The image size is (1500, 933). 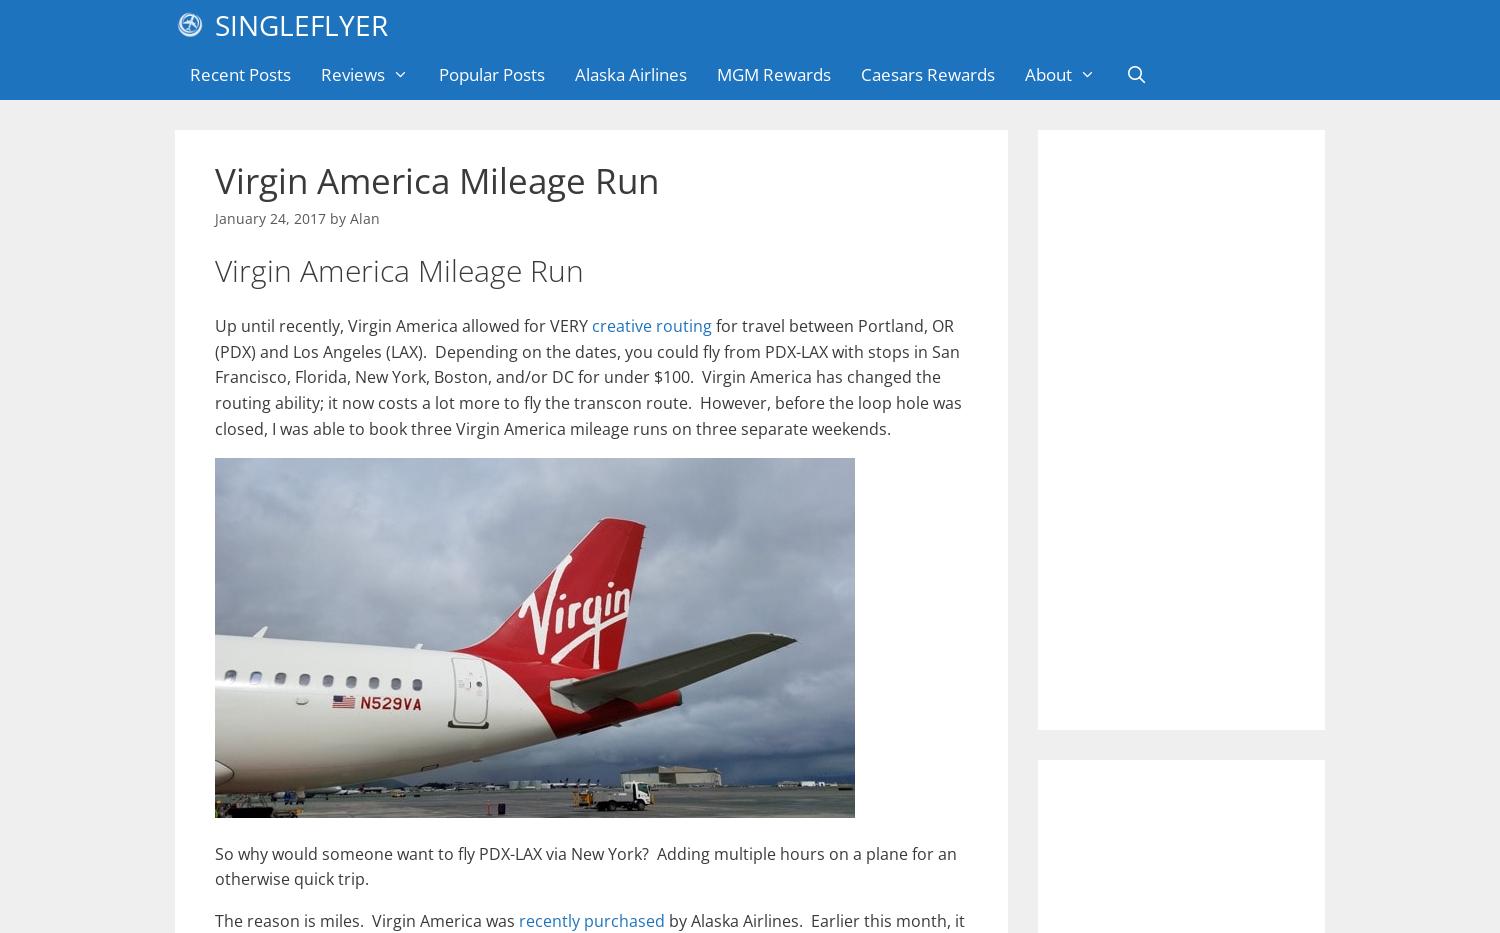 I want to click on 'The reason is miles.  Virgin America was', so click(x=366, y=920).